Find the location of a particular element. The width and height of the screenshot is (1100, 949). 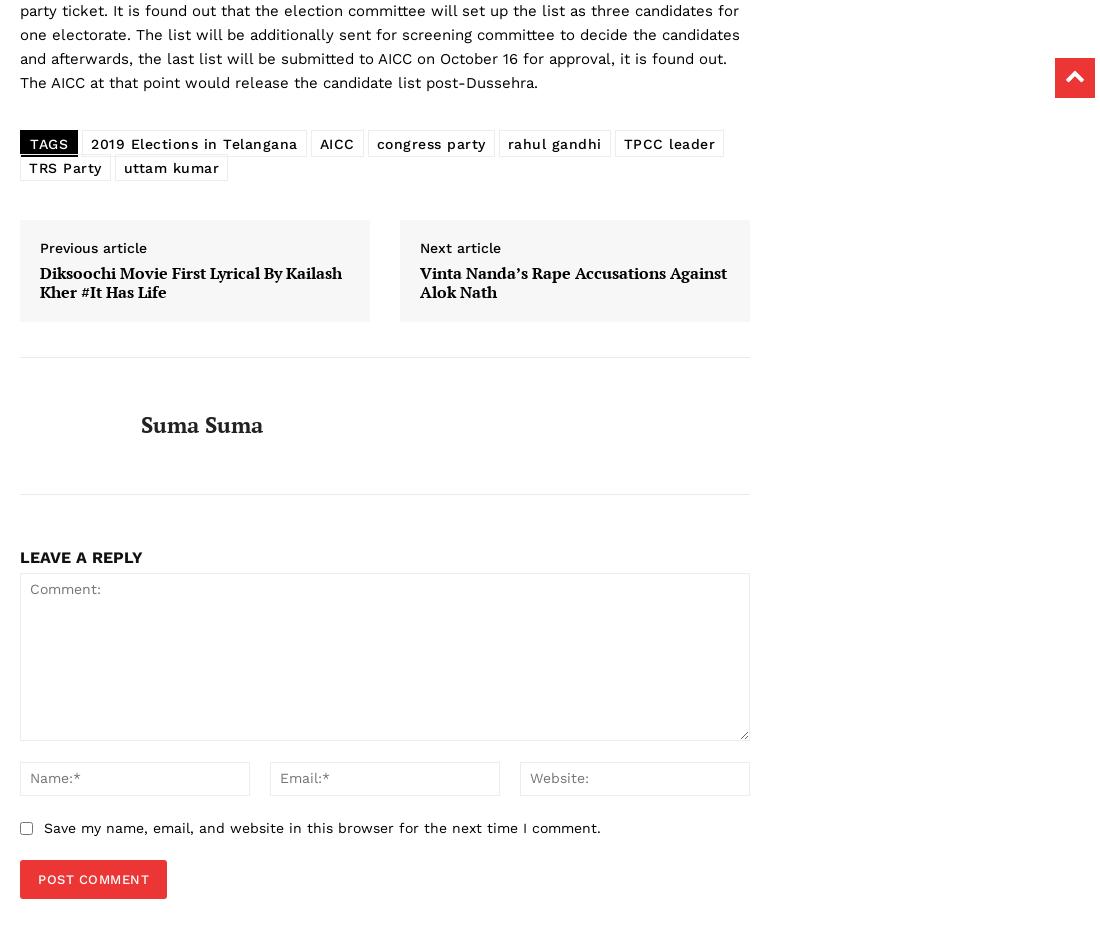

'rahul gandhi' is located at coordinates (552, 143).